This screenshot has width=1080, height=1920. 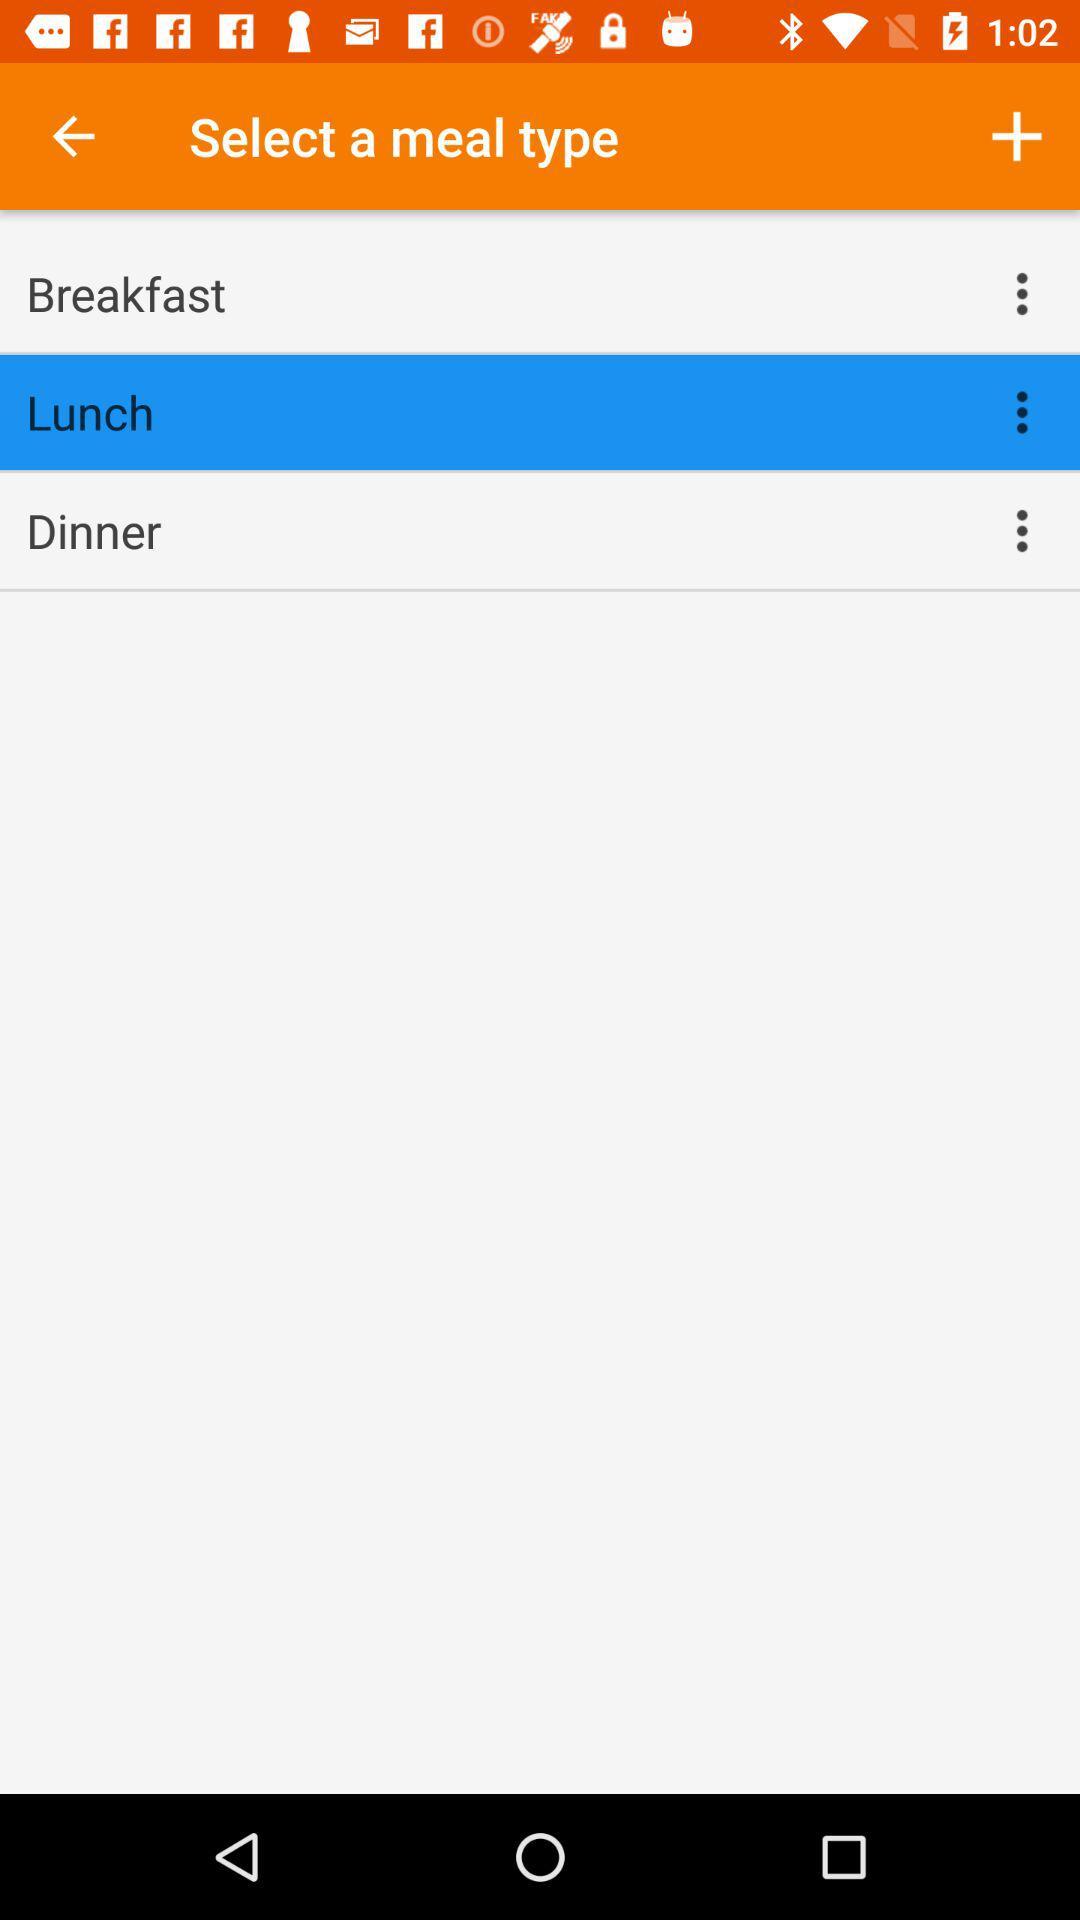 I want to click on item at the top left corner, so click(x=72, y=135).